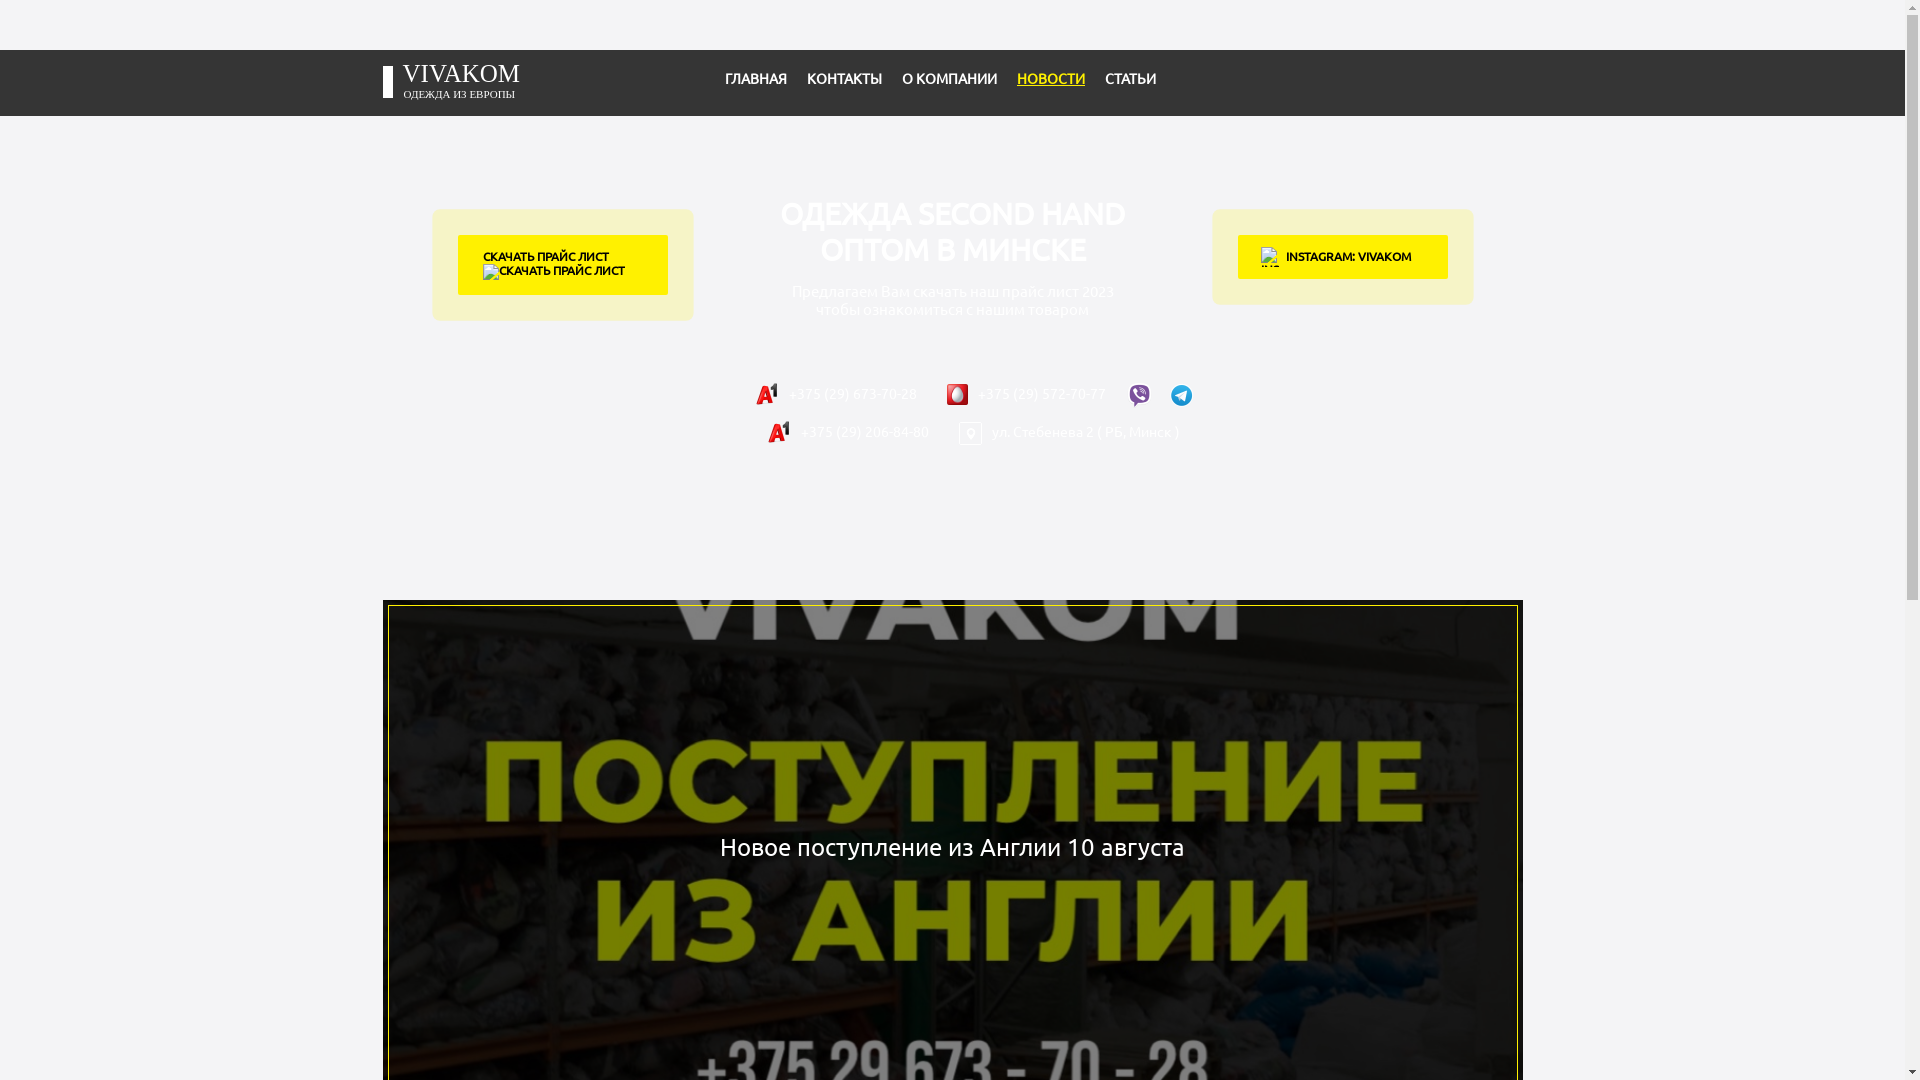 The width and height of the screenshot is (1920, 1080). What do you see at coordinates (1343, 256) in the screenshot?
I see `'INSTAGRAM: VIVAKOM'` at bounding box center [1343, 256].